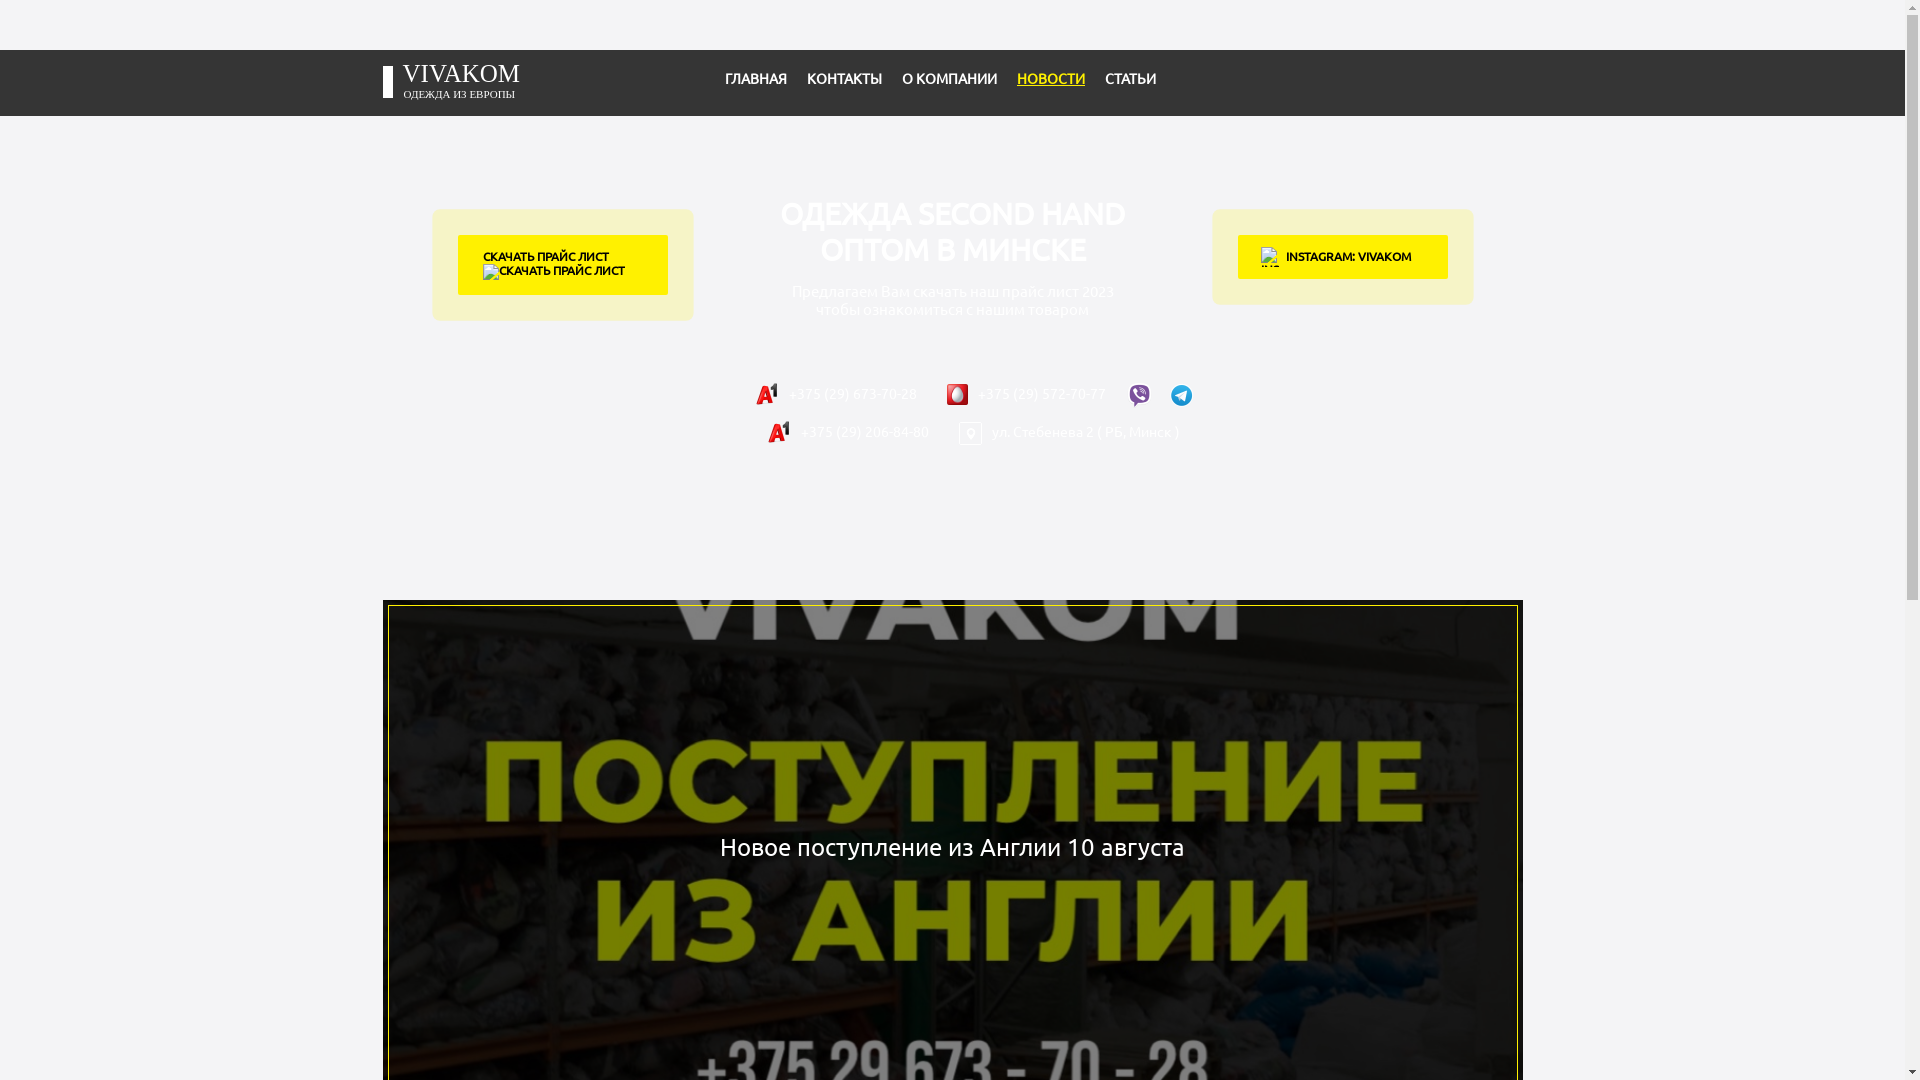 The width and height of the screenshot is (1920, 1080). What do you see at coordinates (1343, 256) in the screenshot?
I see `'INSTAGRAM: VIVAKOM'` at bounding box center [1343, 256].